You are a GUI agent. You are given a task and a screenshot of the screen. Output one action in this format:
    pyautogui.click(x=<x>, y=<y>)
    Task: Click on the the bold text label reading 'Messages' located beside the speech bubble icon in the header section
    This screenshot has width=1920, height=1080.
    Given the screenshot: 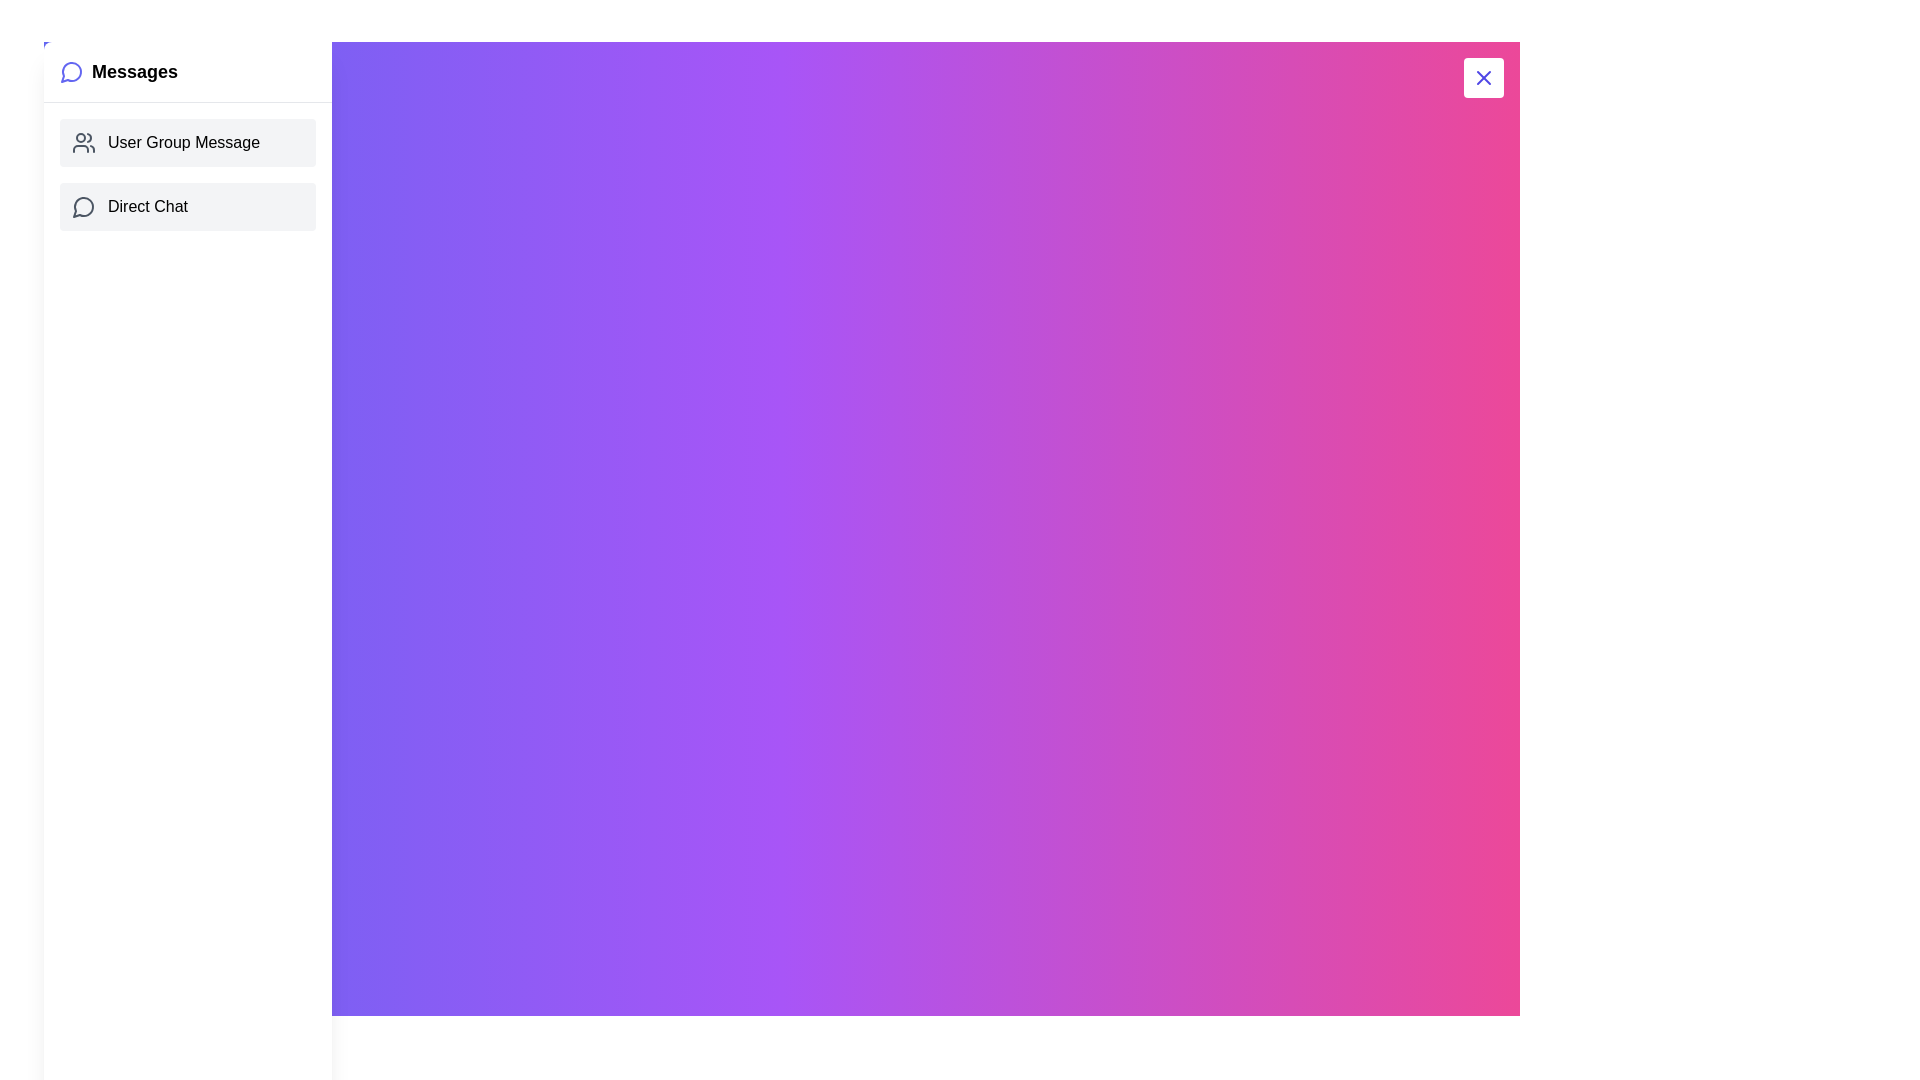 What is the action you would take?
    pyautogui.click(x=133, y=71)
    